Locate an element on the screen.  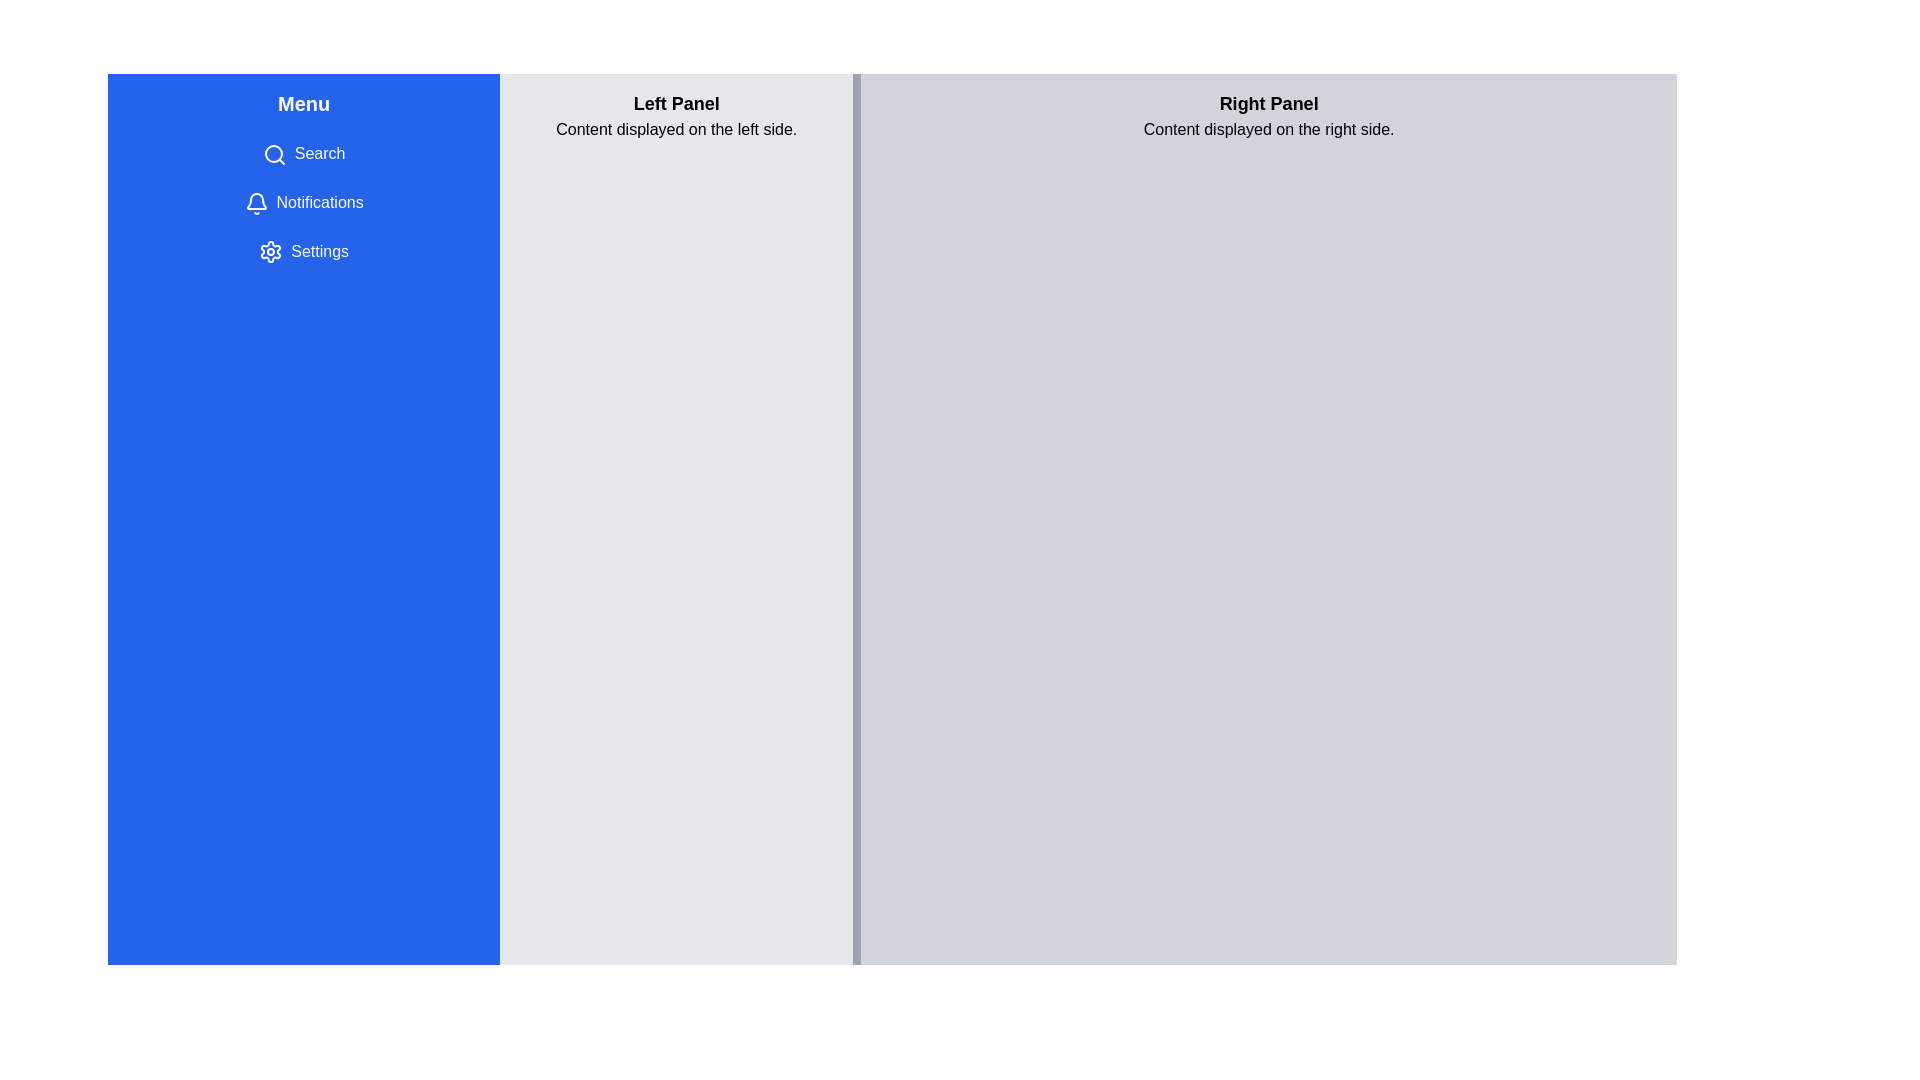
the circular part of the magnifier icon within the 'Search' option in the left-side blue menu panel is located at coordinates (272, 152).